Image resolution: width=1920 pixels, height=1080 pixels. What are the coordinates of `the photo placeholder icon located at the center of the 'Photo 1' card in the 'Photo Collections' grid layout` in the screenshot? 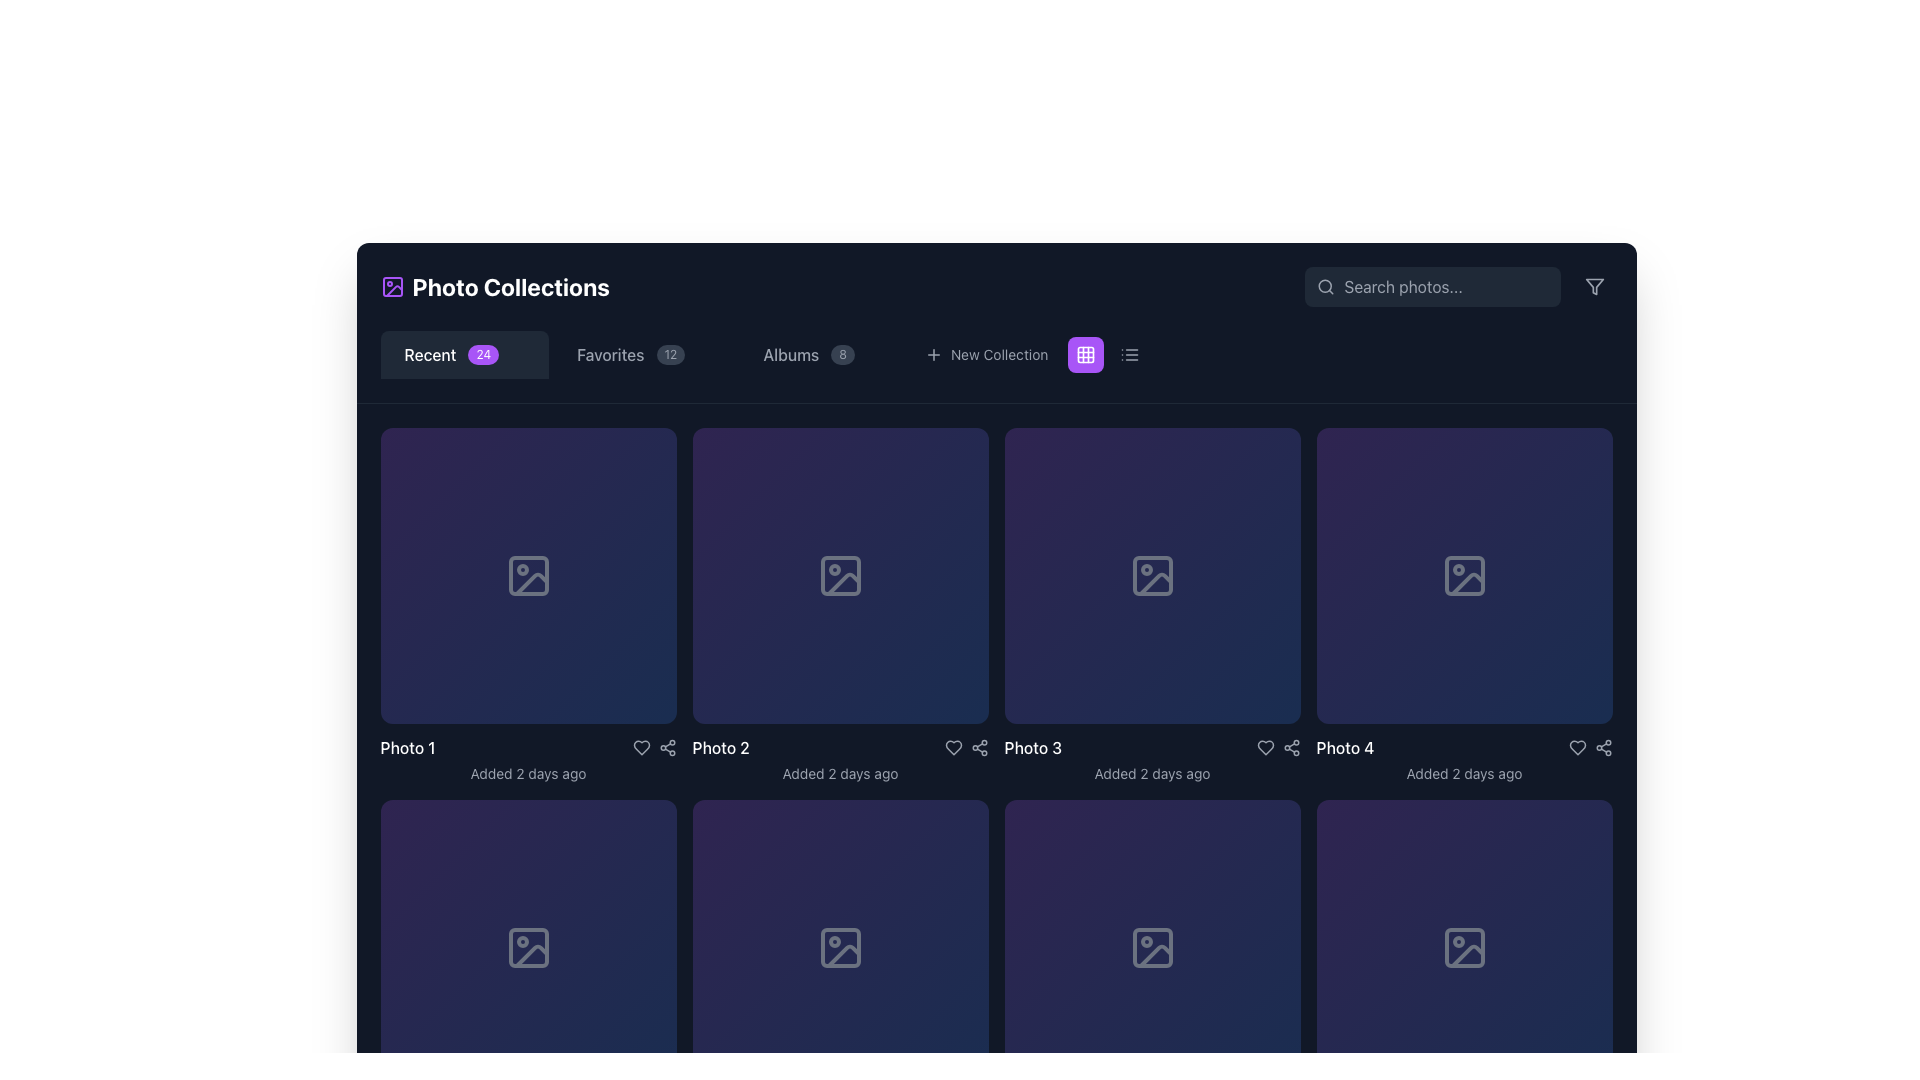 It's located at (528, 575).